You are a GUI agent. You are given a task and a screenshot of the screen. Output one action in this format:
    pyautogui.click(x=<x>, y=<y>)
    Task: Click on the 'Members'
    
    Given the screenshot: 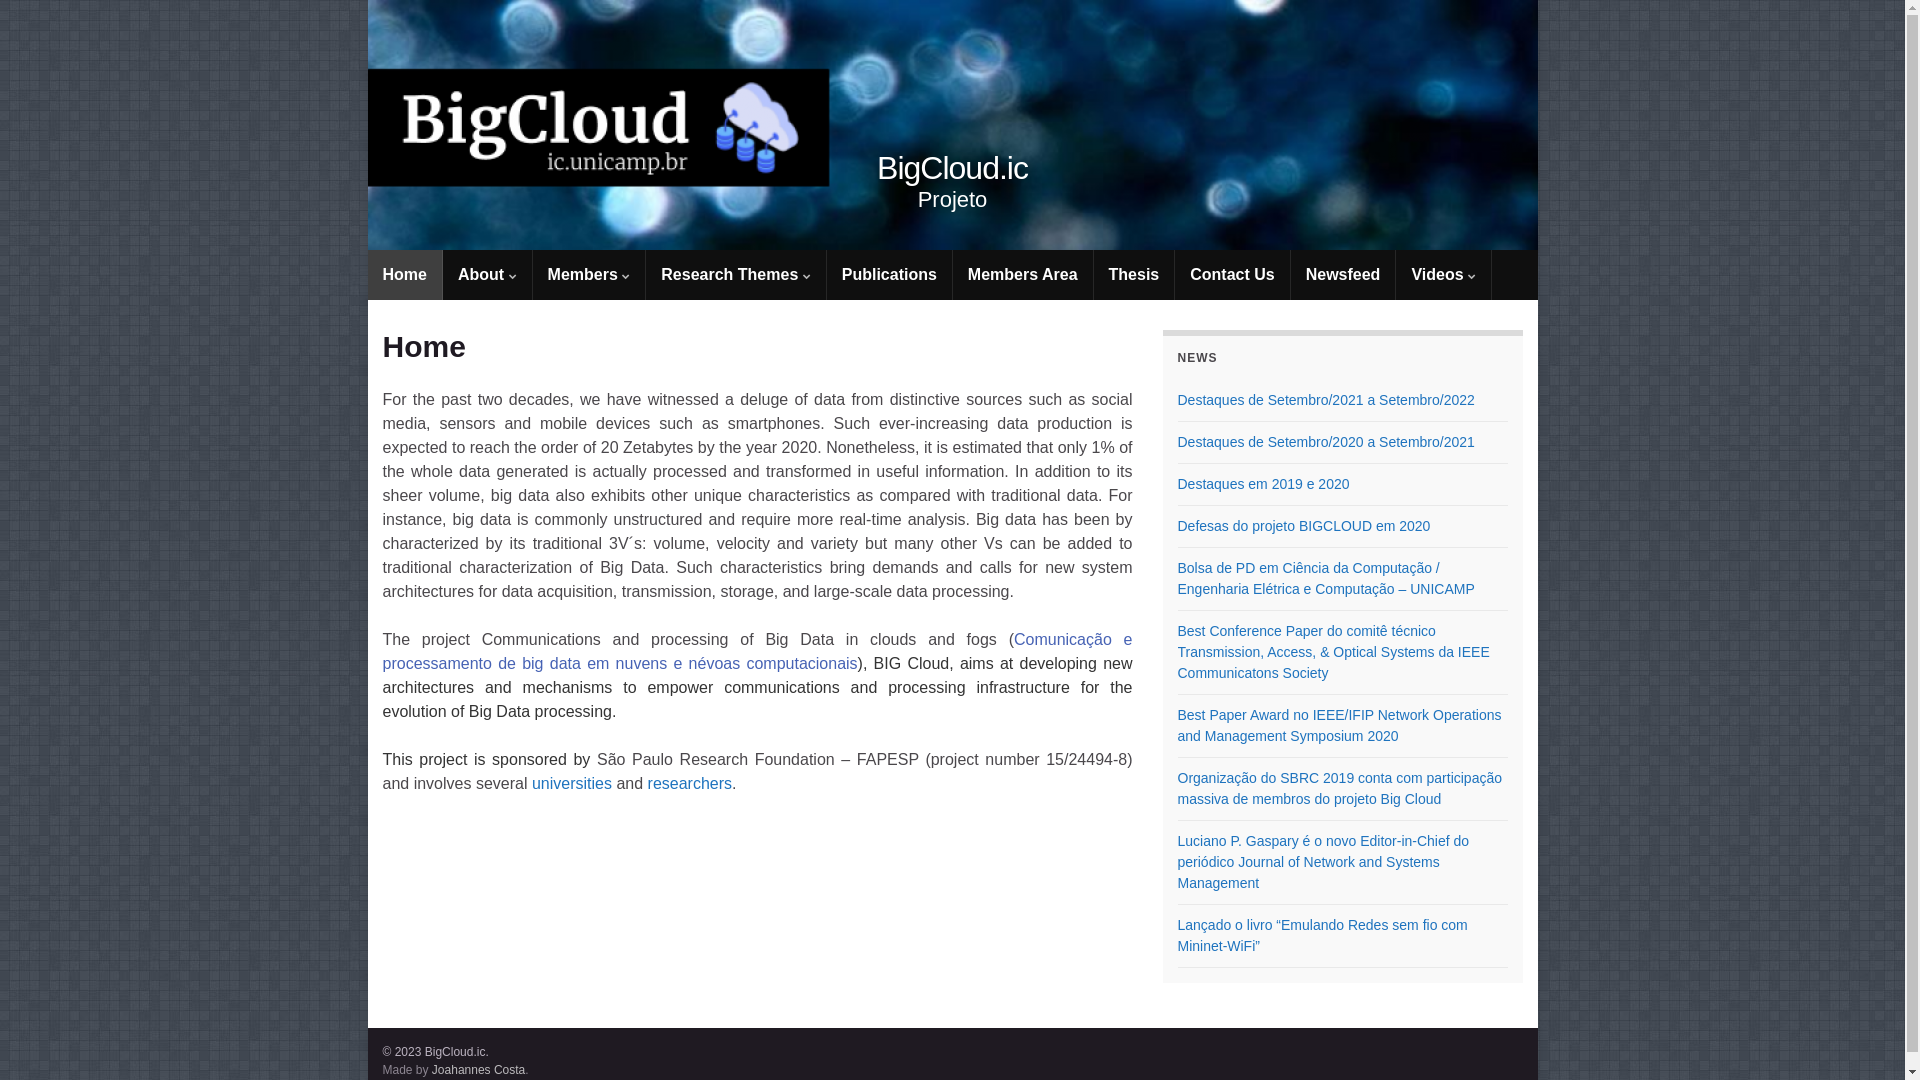 What is the action you would take?
    pyautogui.click(x=588, y=274)
    